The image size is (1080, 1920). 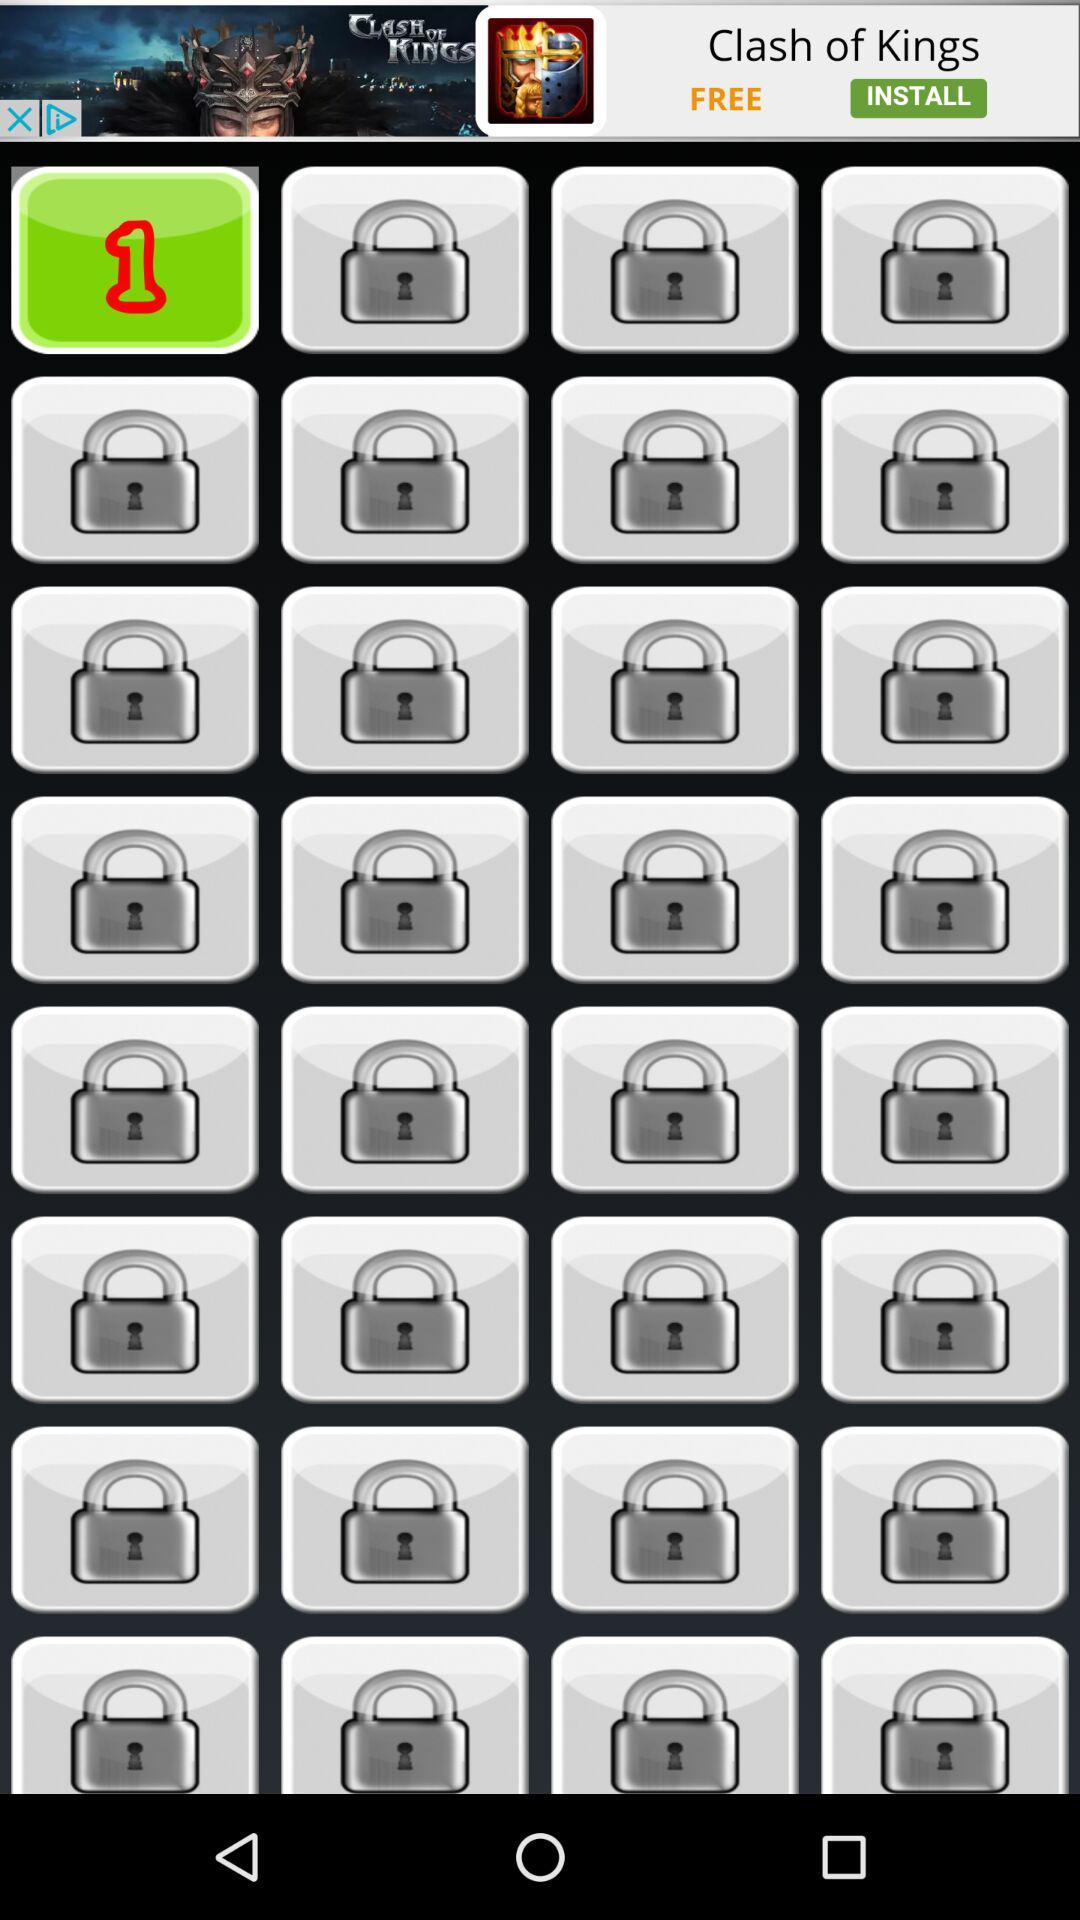 What do you see at coordinates (945, 680) in the screenshot?
I see `look here` at bounding box center [945, 680].